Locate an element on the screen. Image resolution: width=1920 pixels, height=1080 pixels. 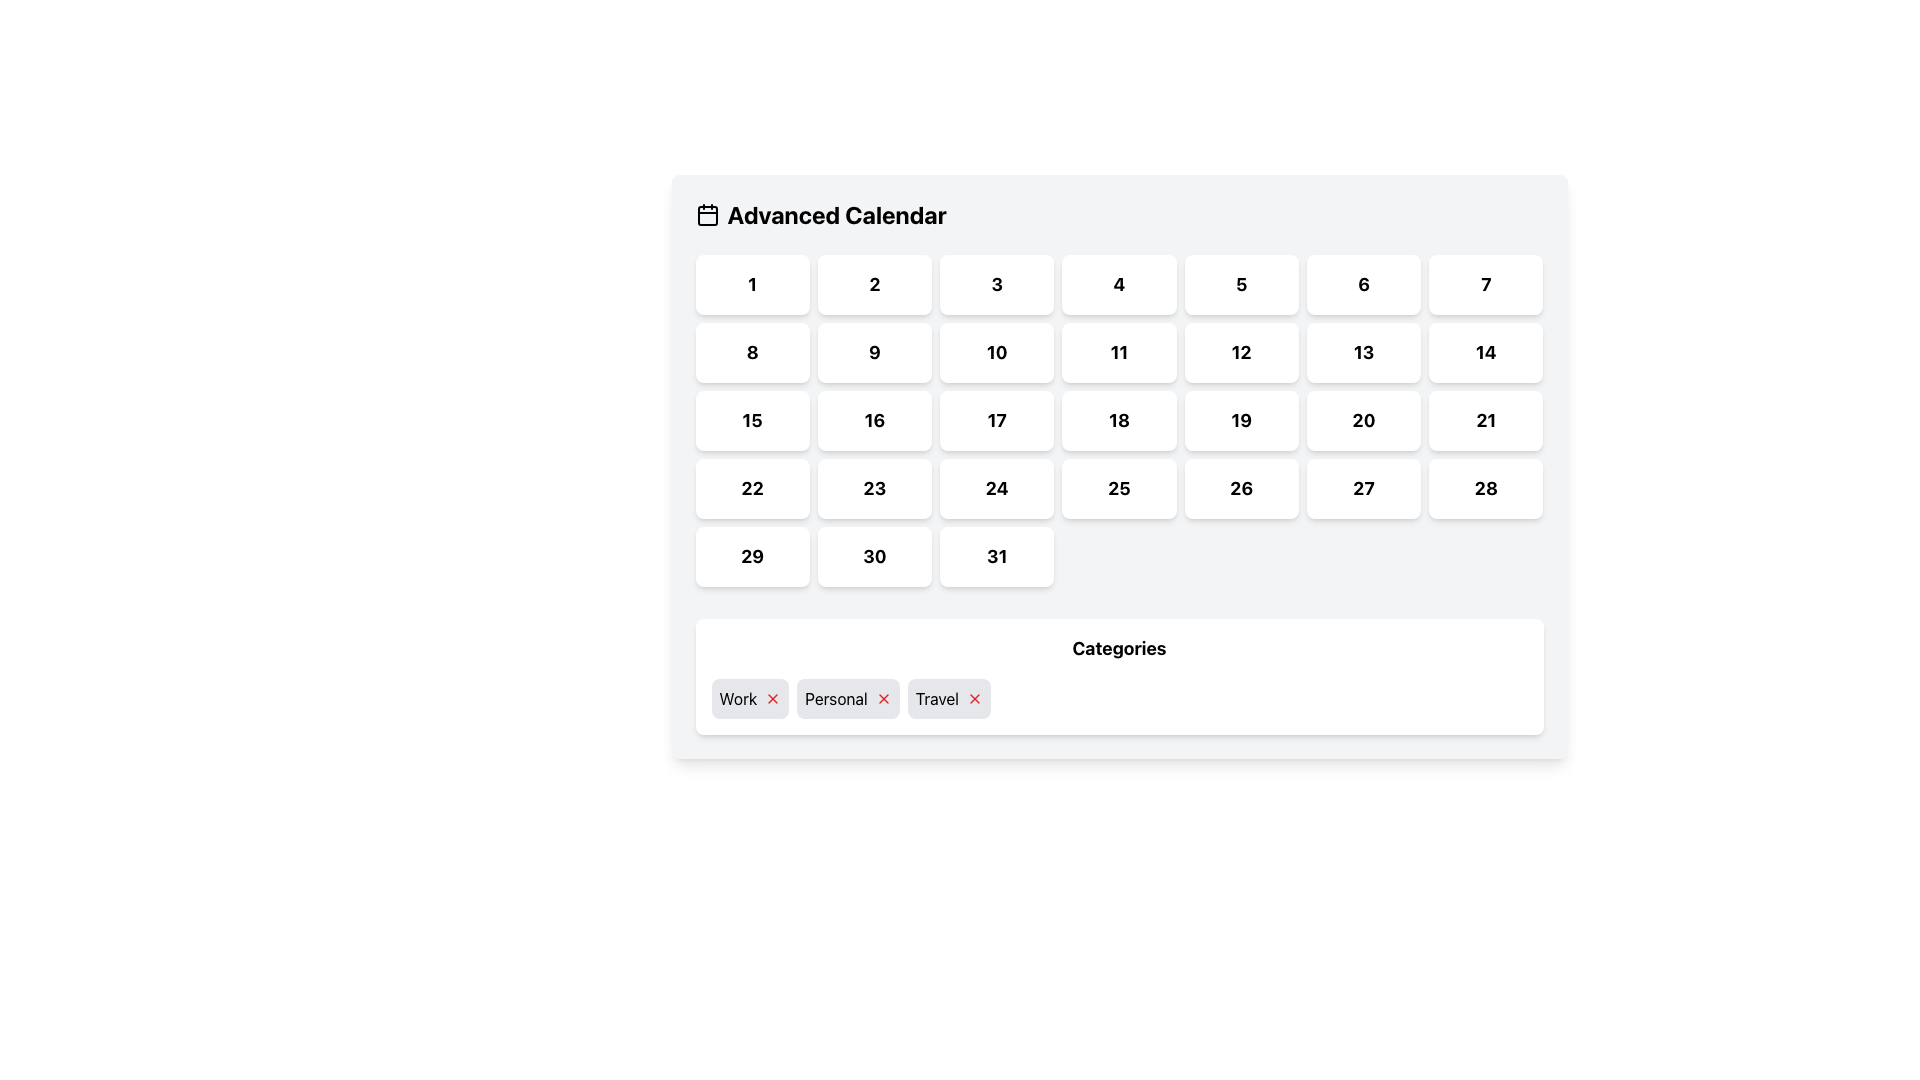
the central rectangle of the calendar-shaped icon, which visually indicates the main section of the calendar and is positioned to the left of the 'Advanced Calendar' text is located at coordinates (707, 216).